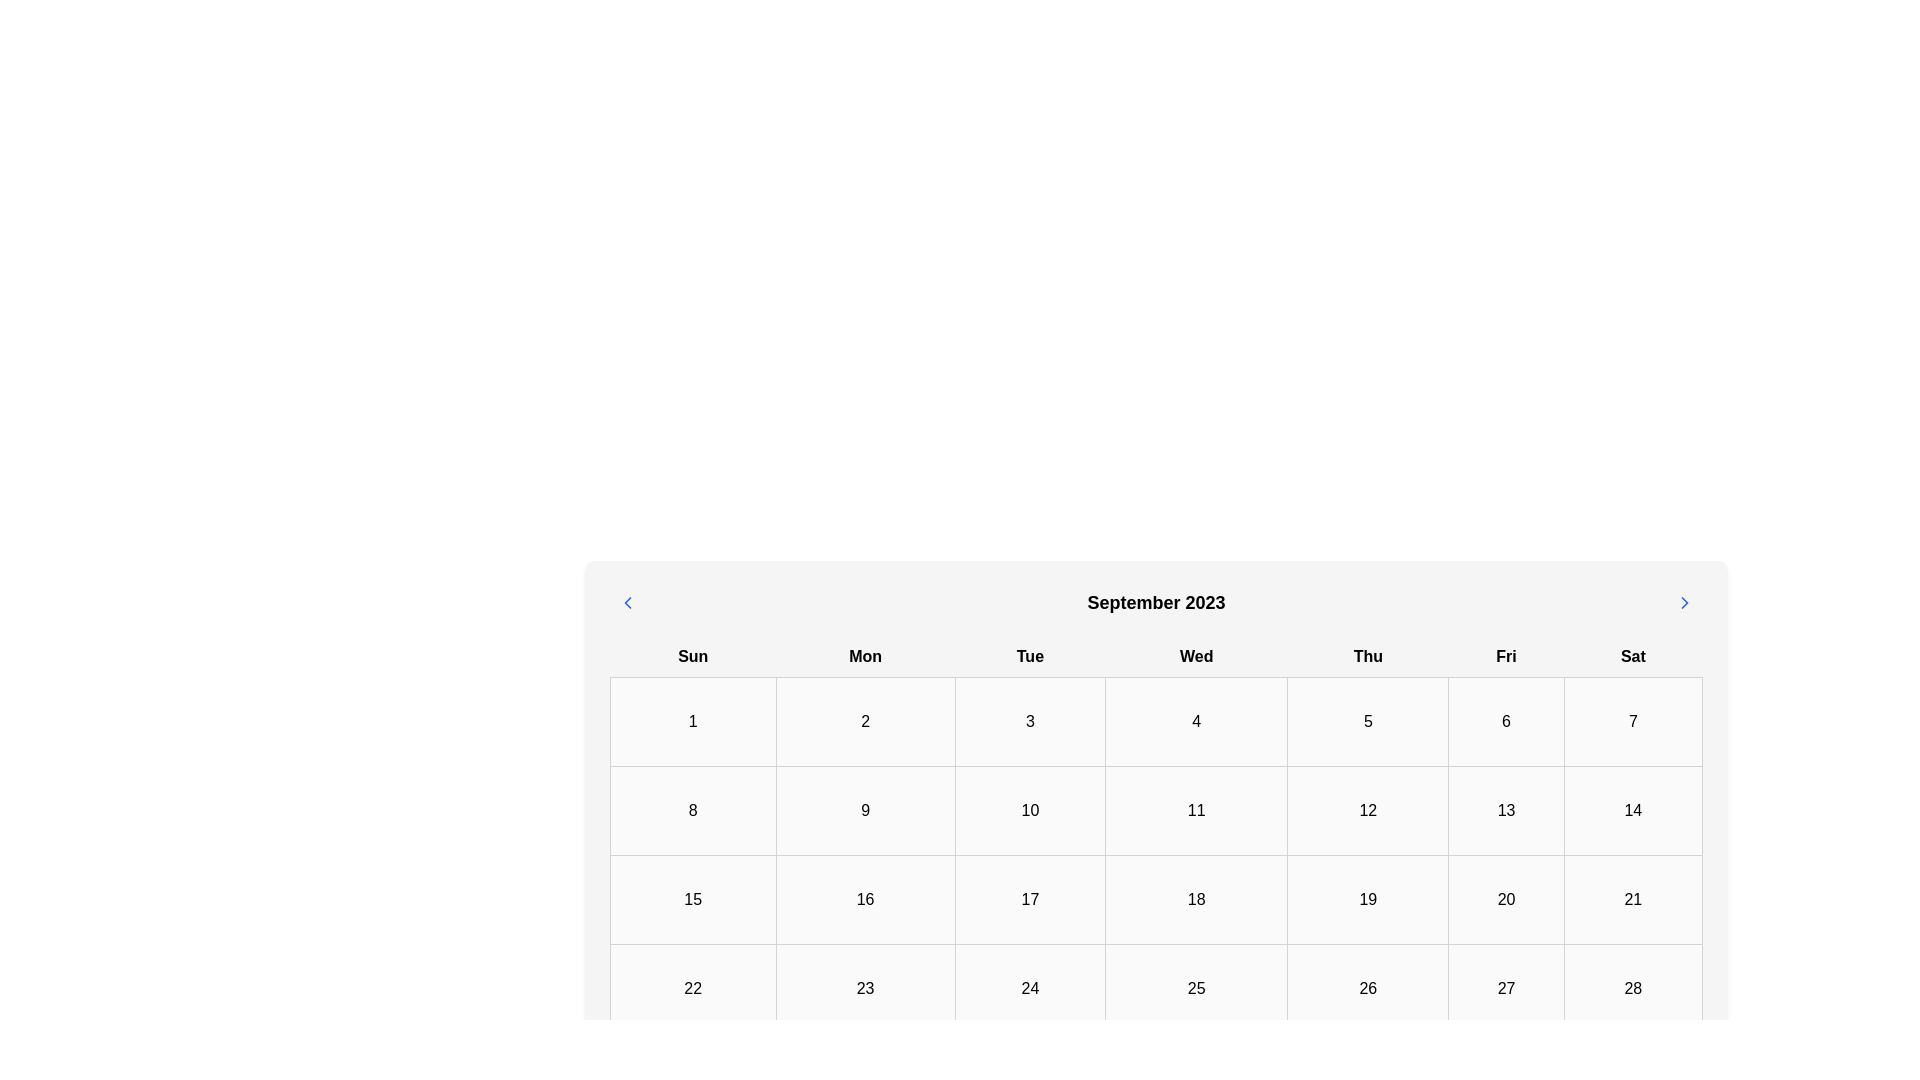 The image size is (1920, 1080). I want to click on the Date row in the calendar grid layout, so click(1156, 810).